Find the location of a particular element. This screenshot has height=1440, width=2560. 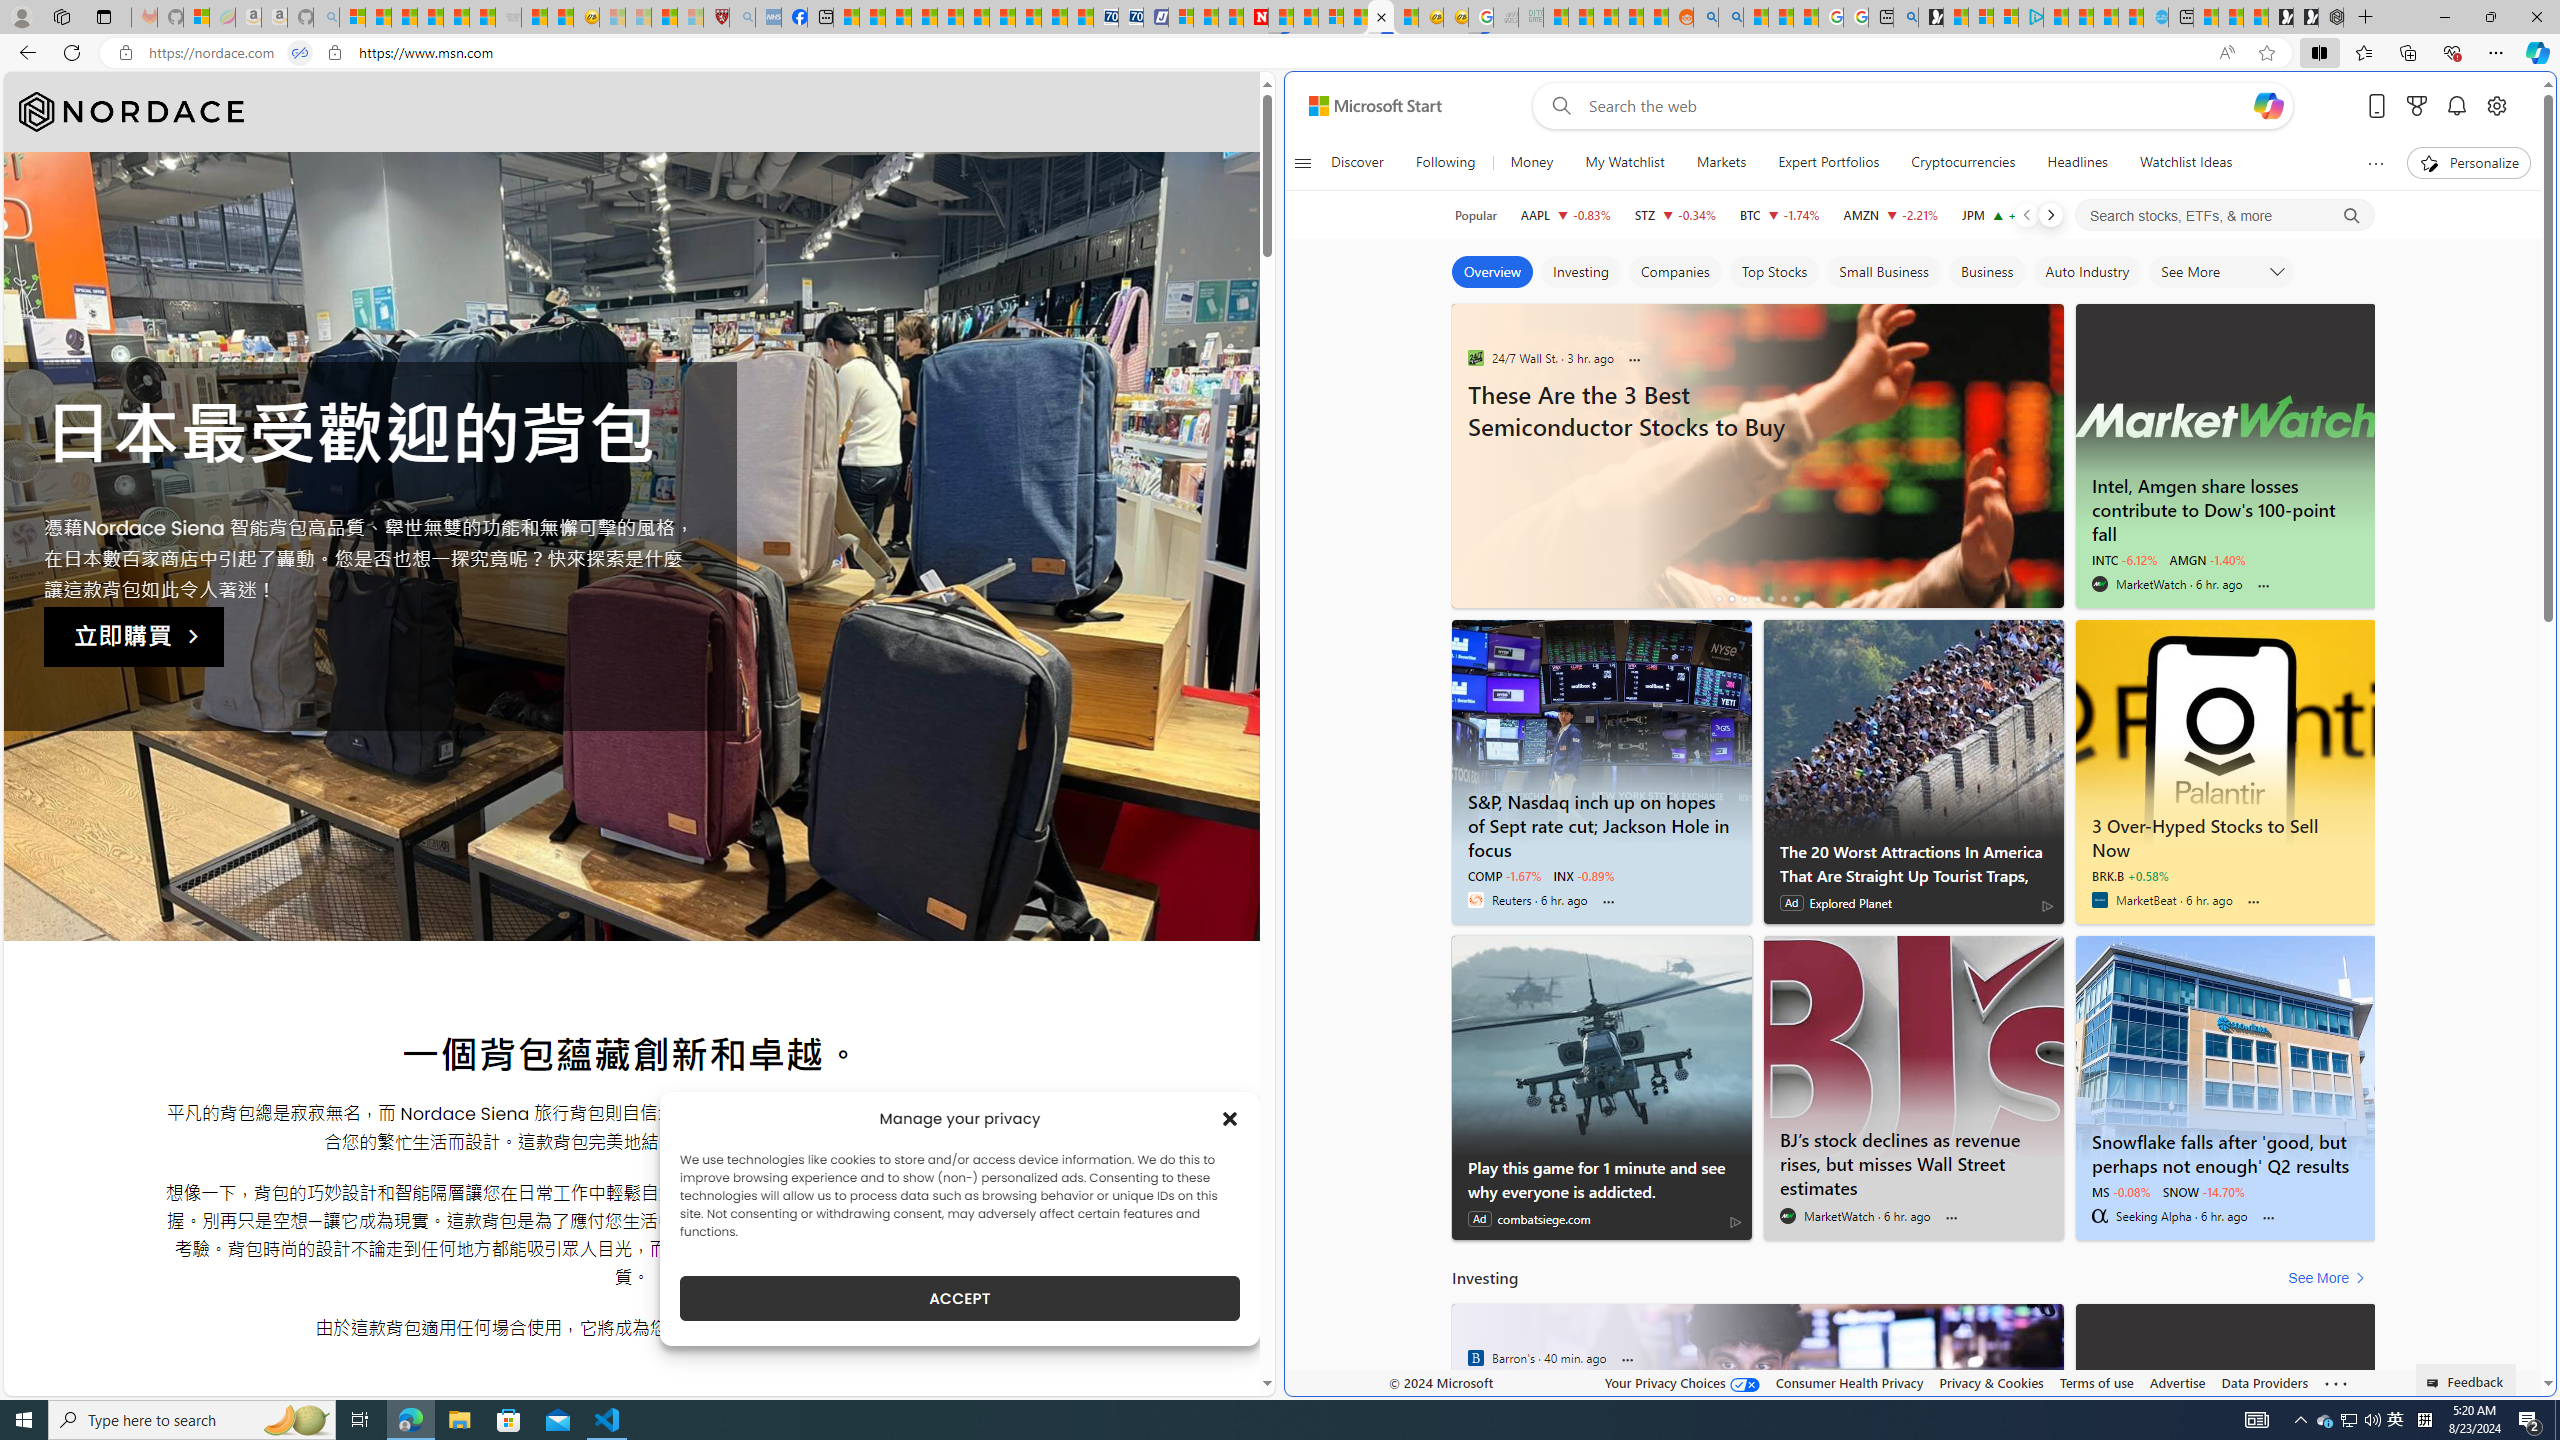

'My Watchlist' is located at coordinates (1625, 162).